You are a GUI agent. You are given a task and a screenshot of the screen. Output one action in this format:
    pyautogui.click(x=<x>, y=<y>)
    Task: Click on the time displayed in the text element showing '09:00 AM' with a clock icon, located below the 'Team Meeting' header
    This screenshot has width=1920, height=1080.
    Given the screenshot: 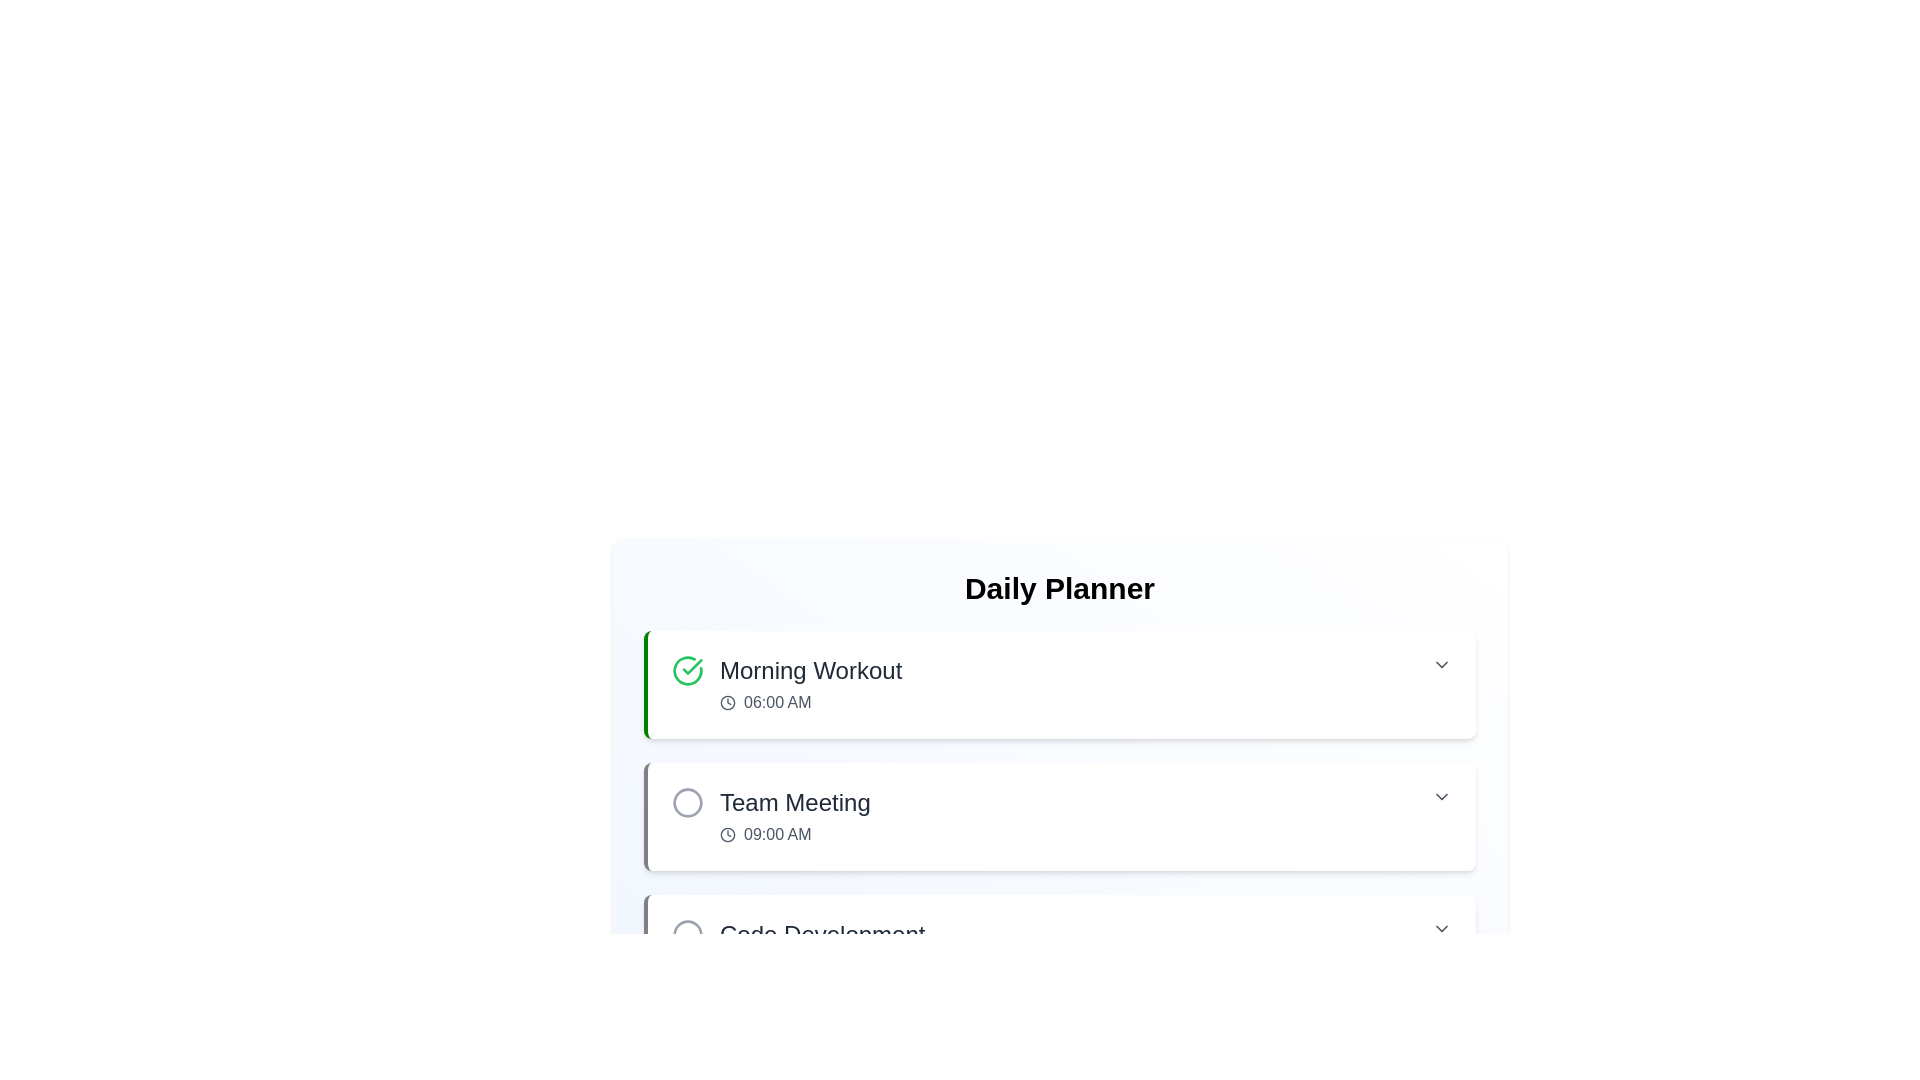 What is the action you would take?
    pyautogui.click(x=794, y=834)
    